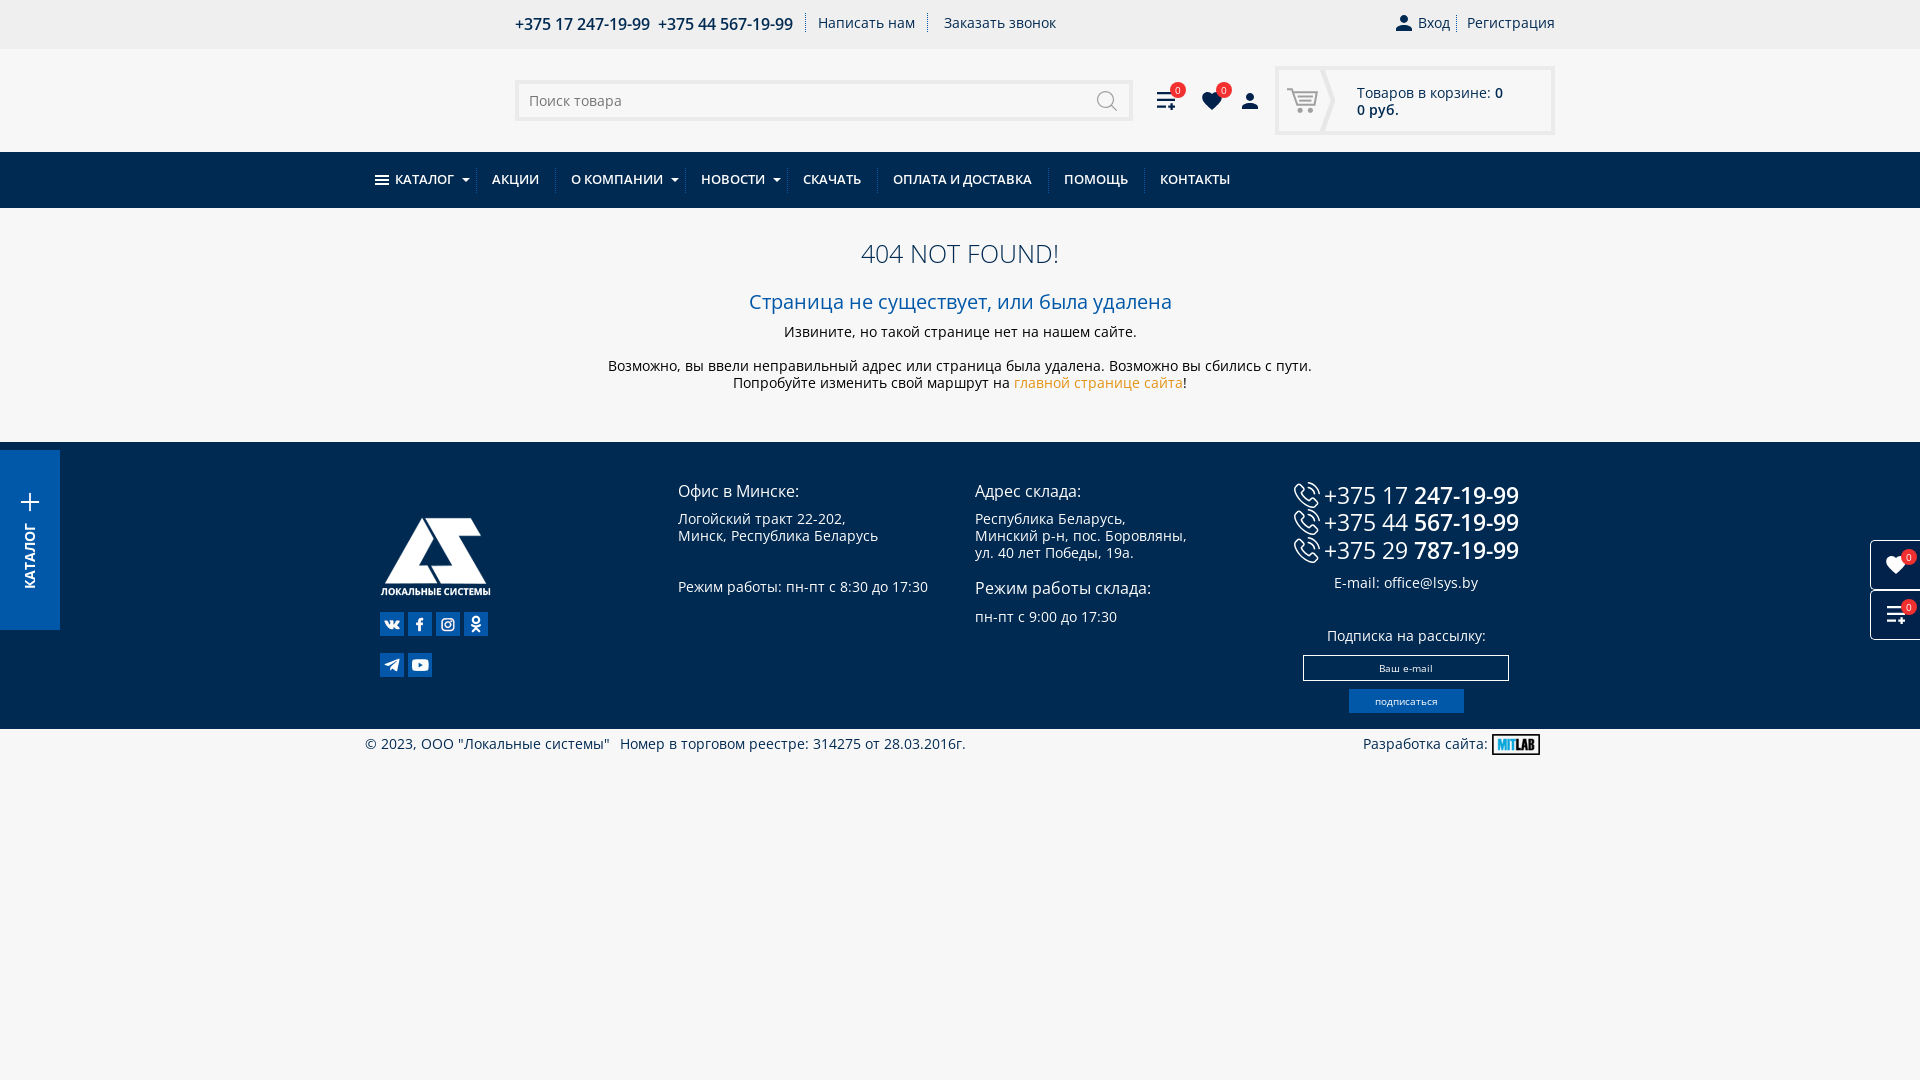 This screenshot has height=1080, width=1920. What do you see at coordinates (1429, 582) in the screenshot?
I see `'office@lsys.by'` at bounding box center [1429, 582].